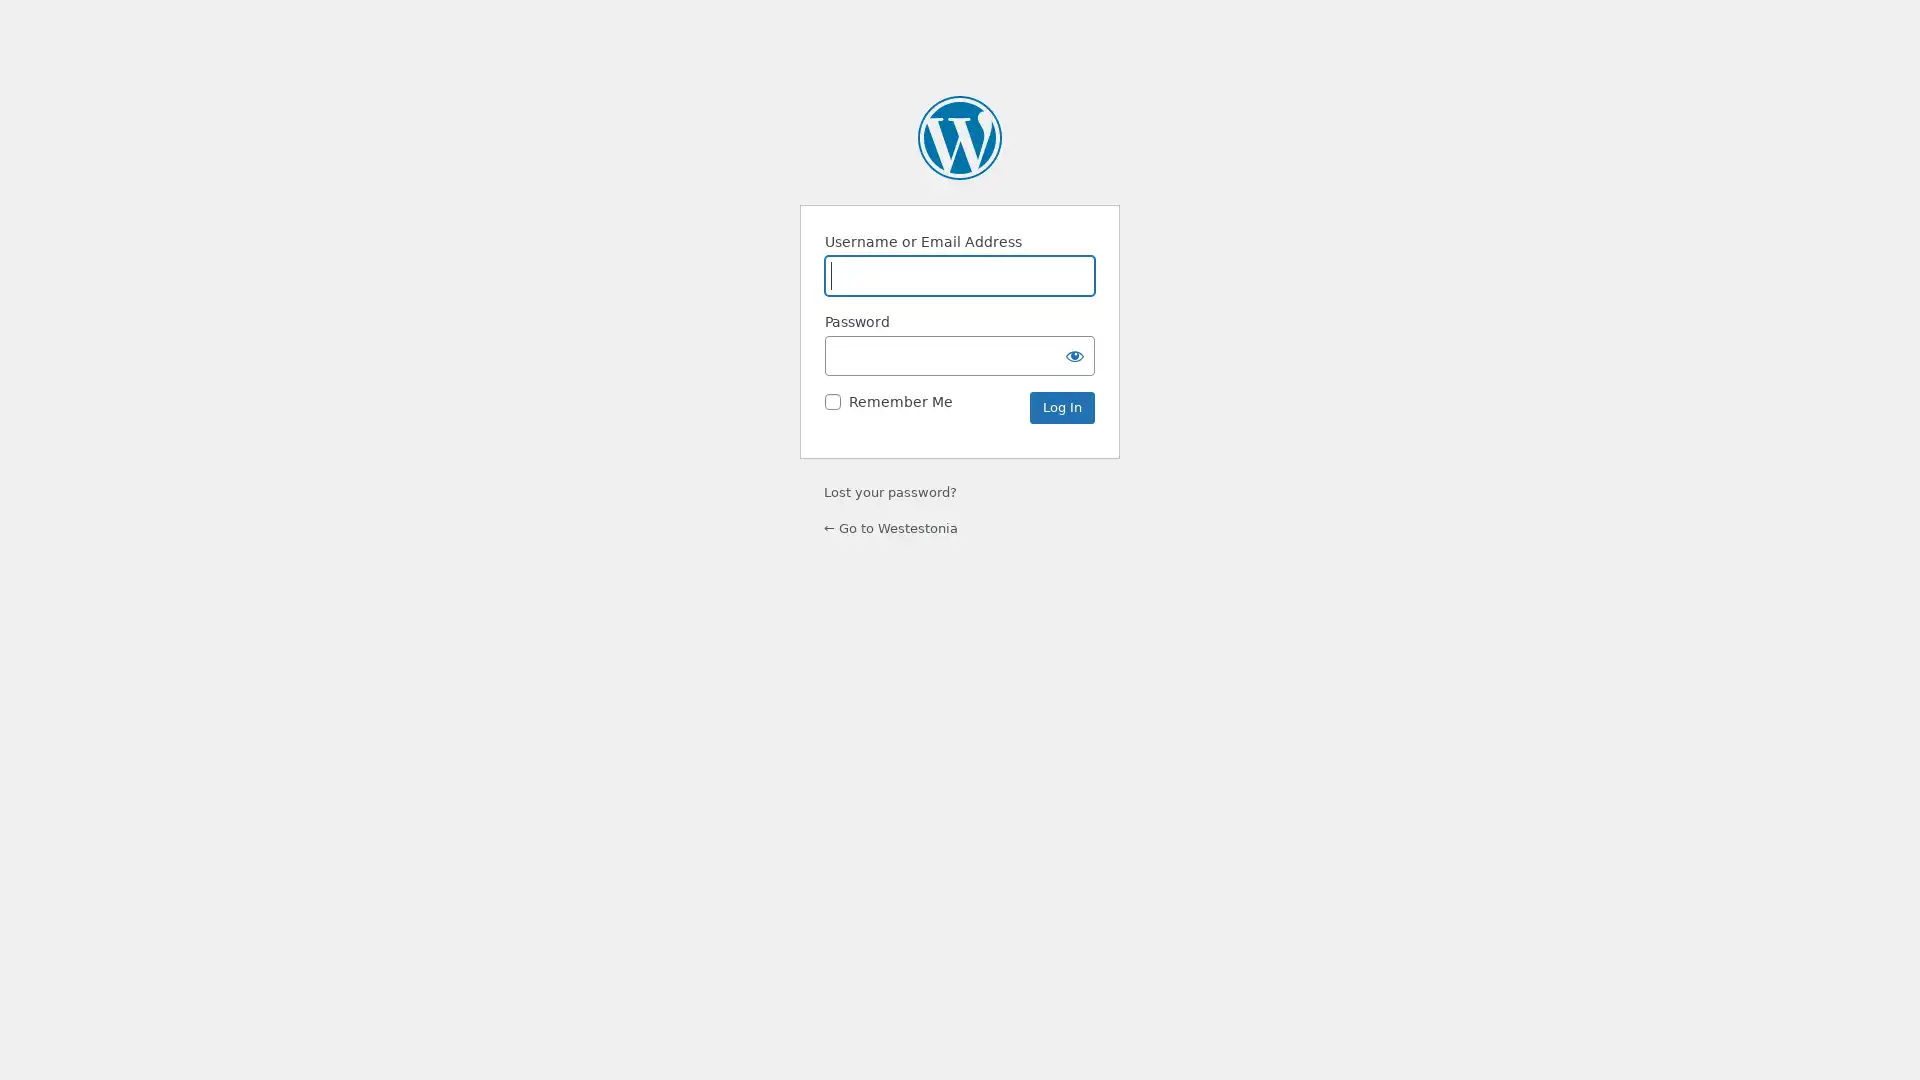 The image size is (1920, 1080). I want to click on Log In, so click(1061, 407).